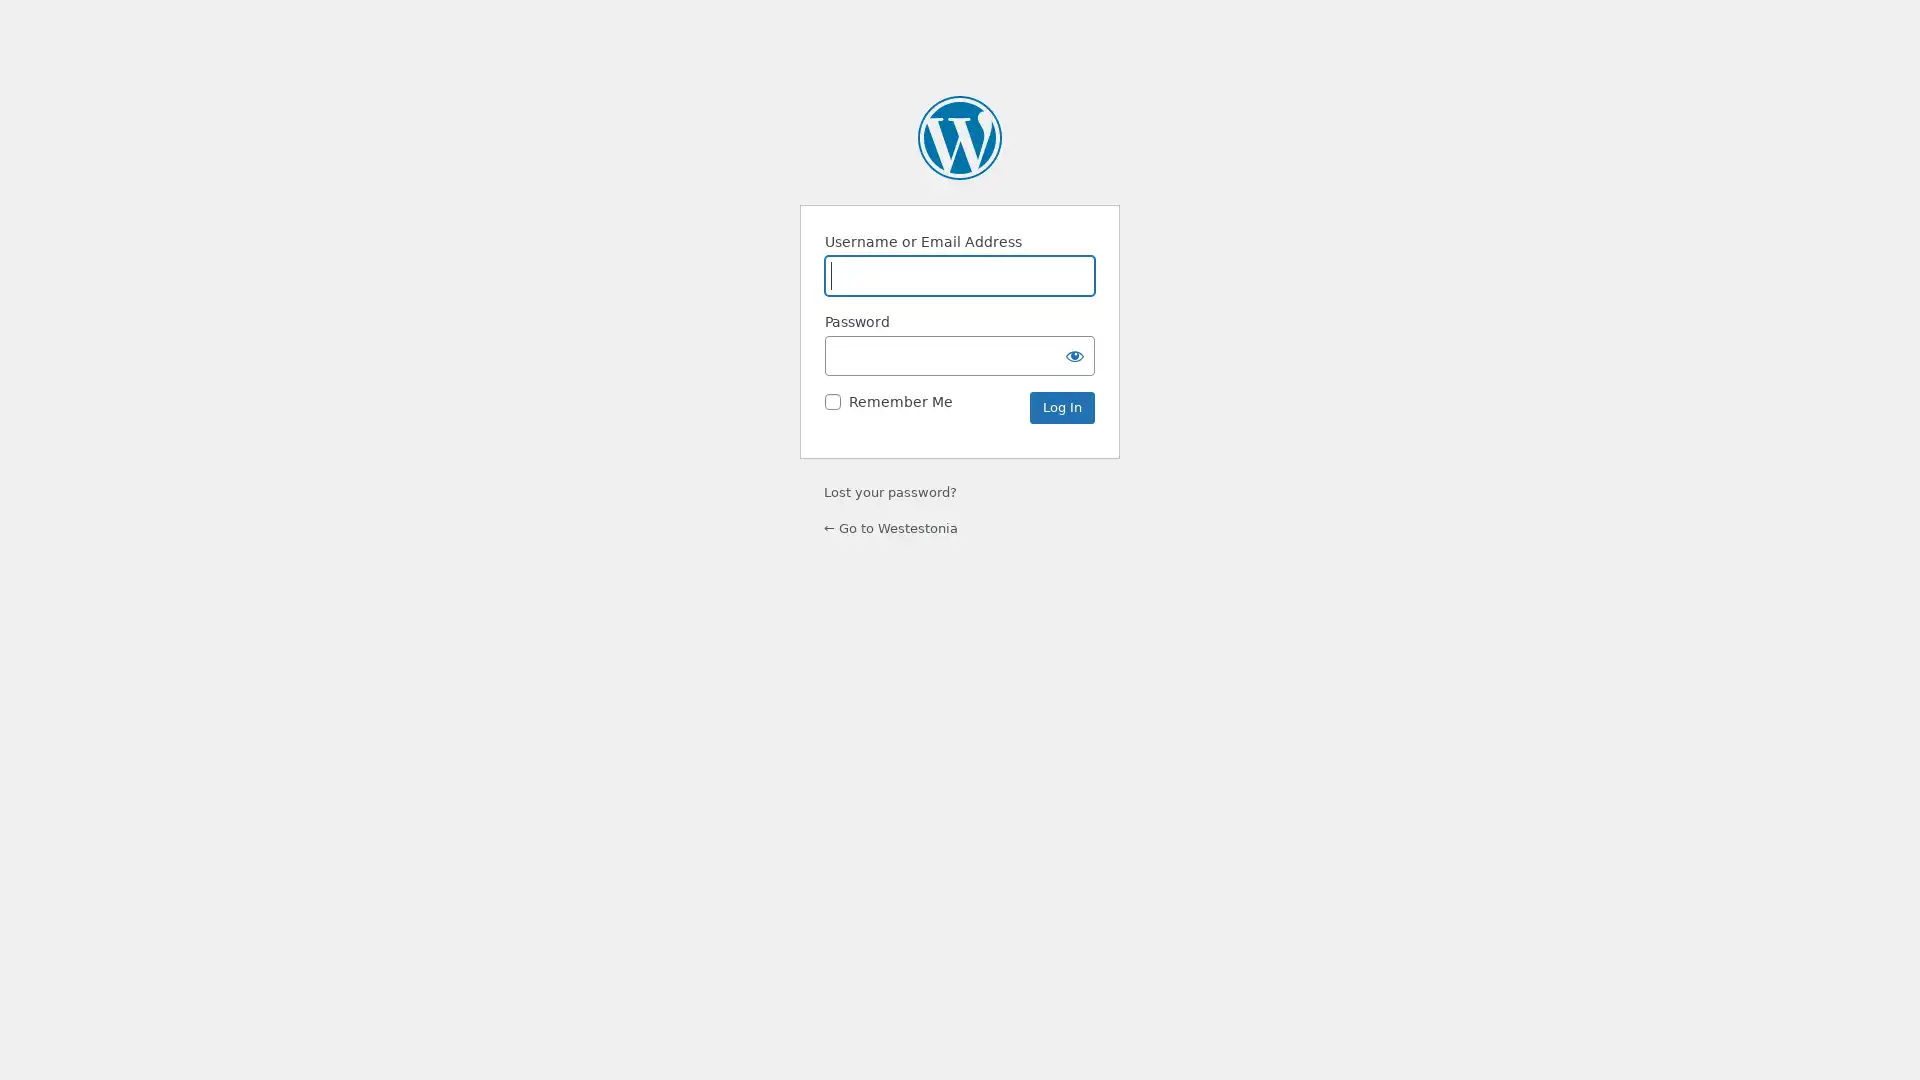 The image size is (1920, 1080). I want to click on Log In, so click(1061, 407).